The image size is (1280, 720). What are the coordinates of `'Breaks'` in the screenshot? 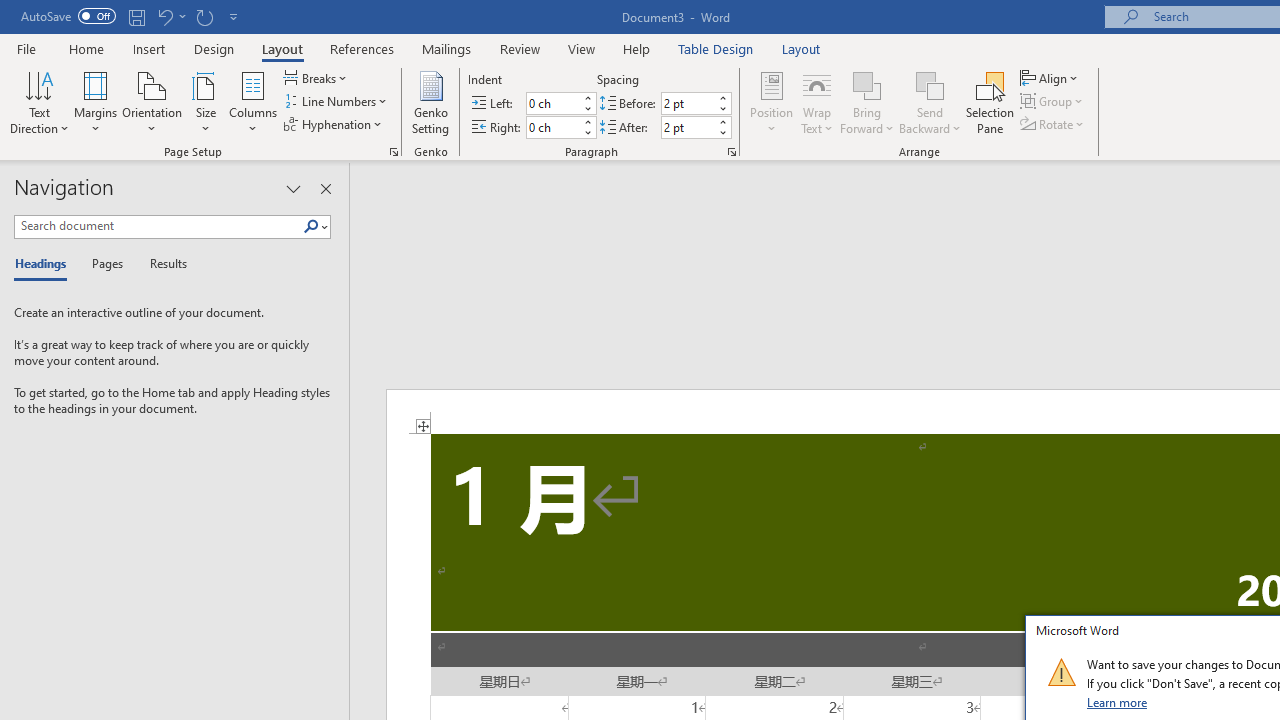 It's located at (316, 77).